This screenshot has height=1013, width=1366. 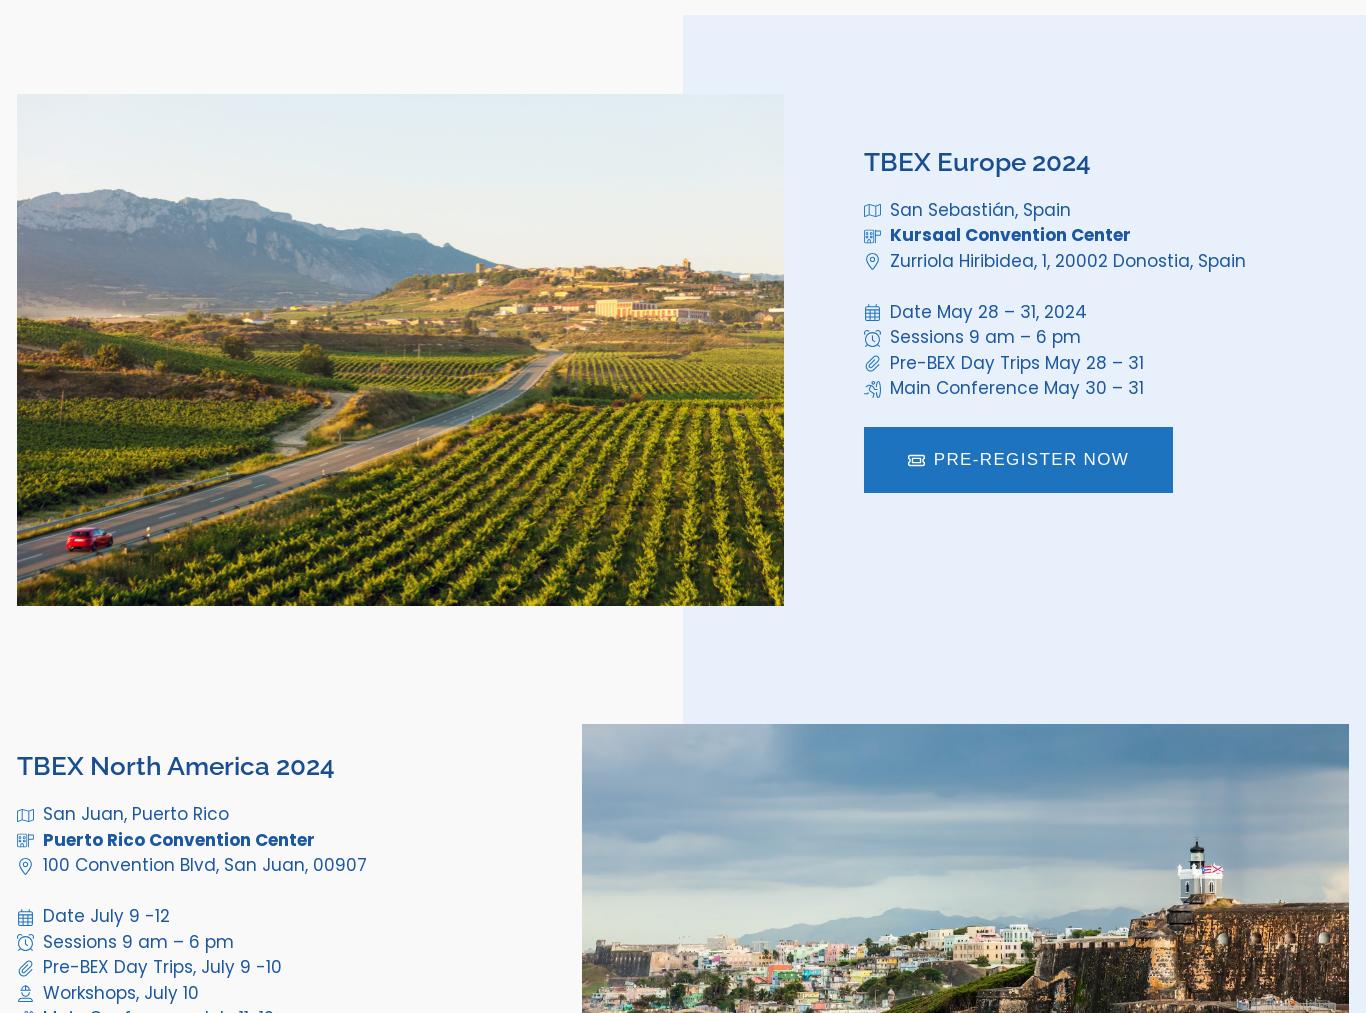 I want to click on 'Workshops, July 10', so click(x=118, y=992).